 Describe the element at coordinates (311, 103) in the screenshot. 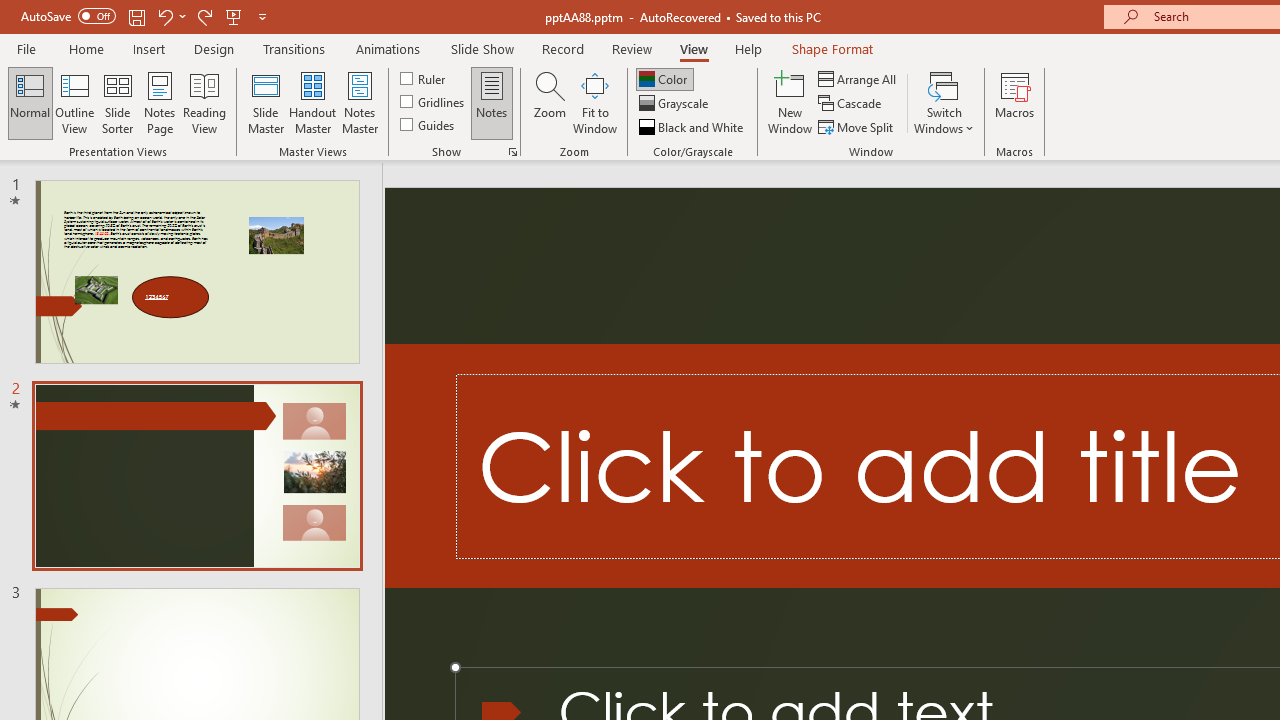

I see `'Handout Master'` at that location.